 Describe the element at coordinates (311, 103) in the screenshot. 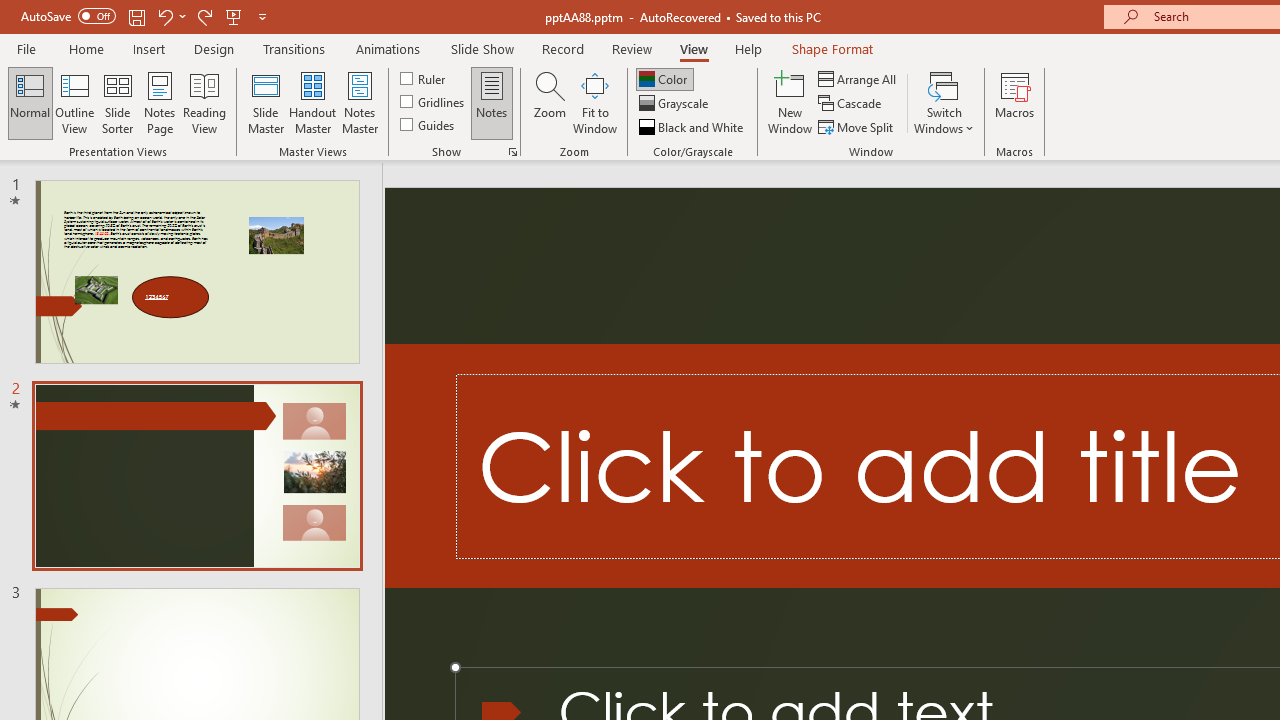

I see `'Handout Master'` at that location.